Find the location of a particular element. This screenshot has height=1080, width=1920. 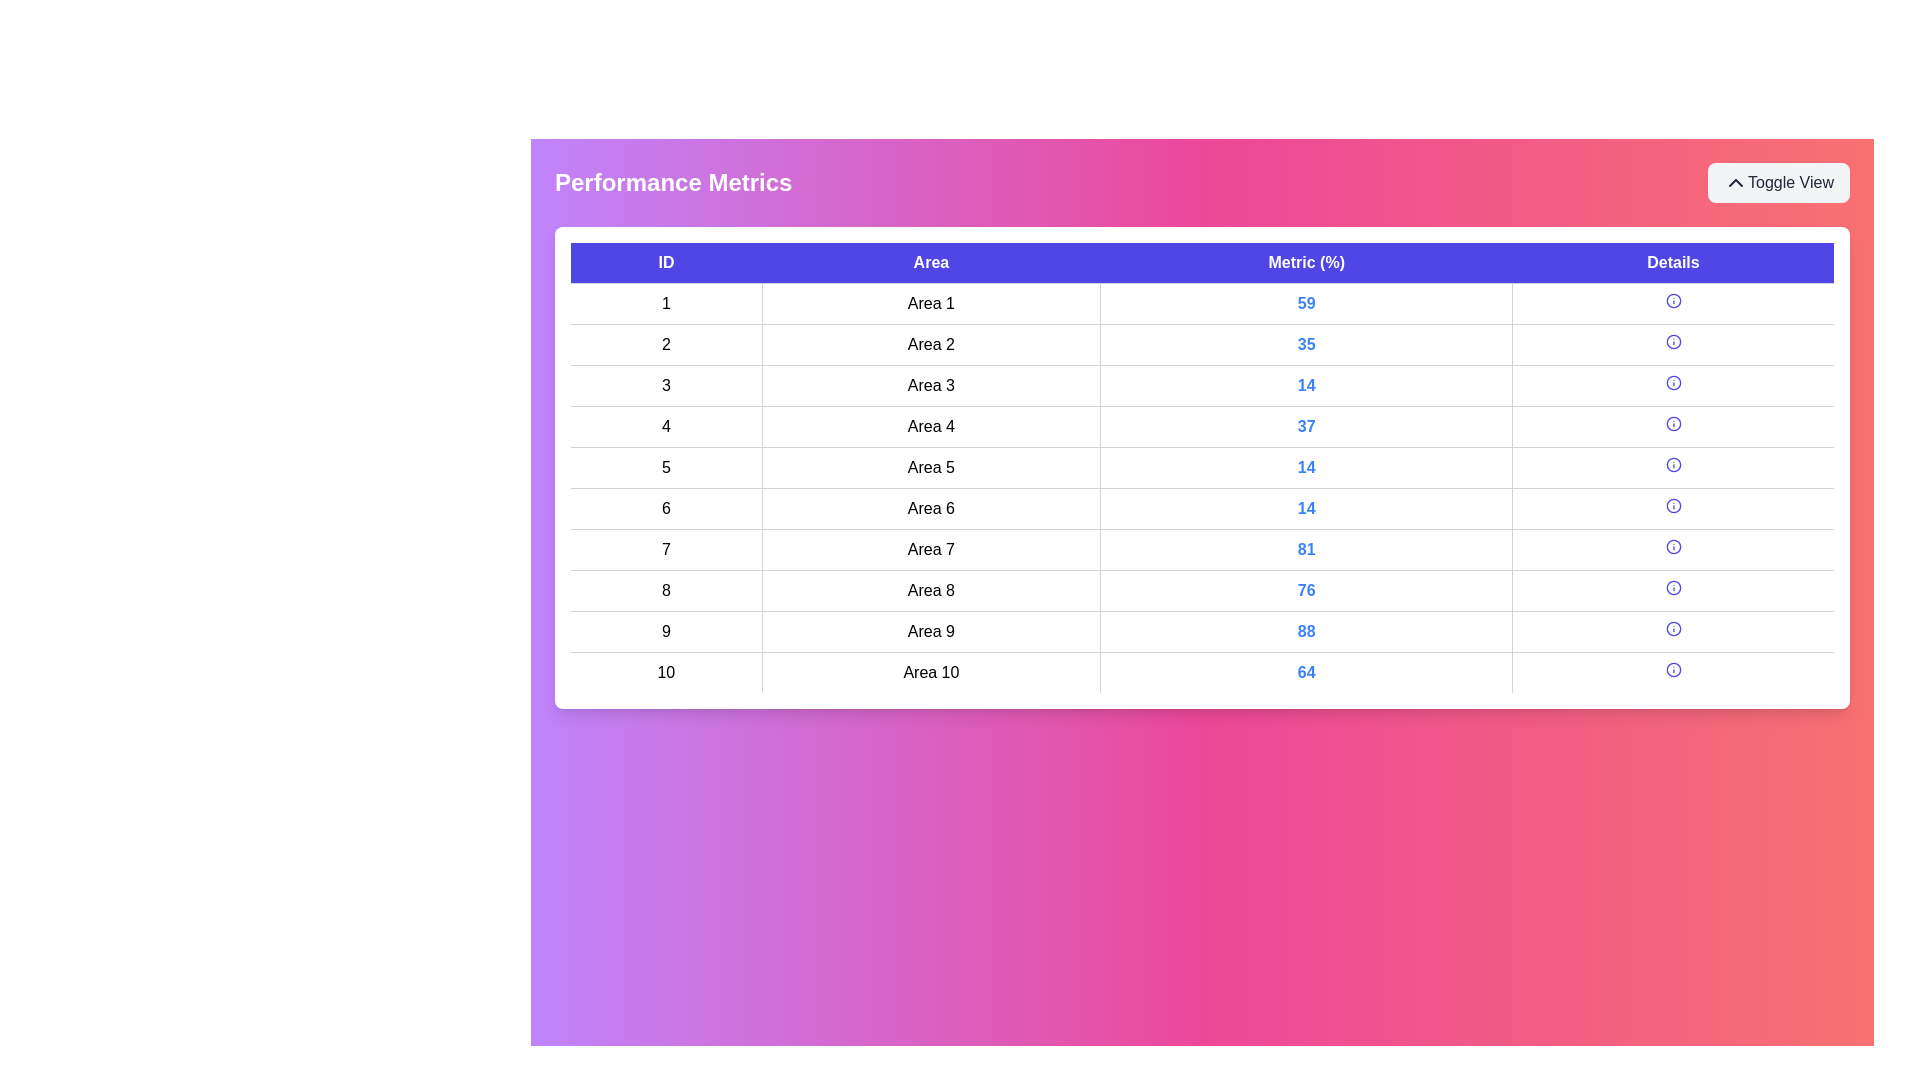

the ID header to sort or filter data is located at coordinates (666, 262).